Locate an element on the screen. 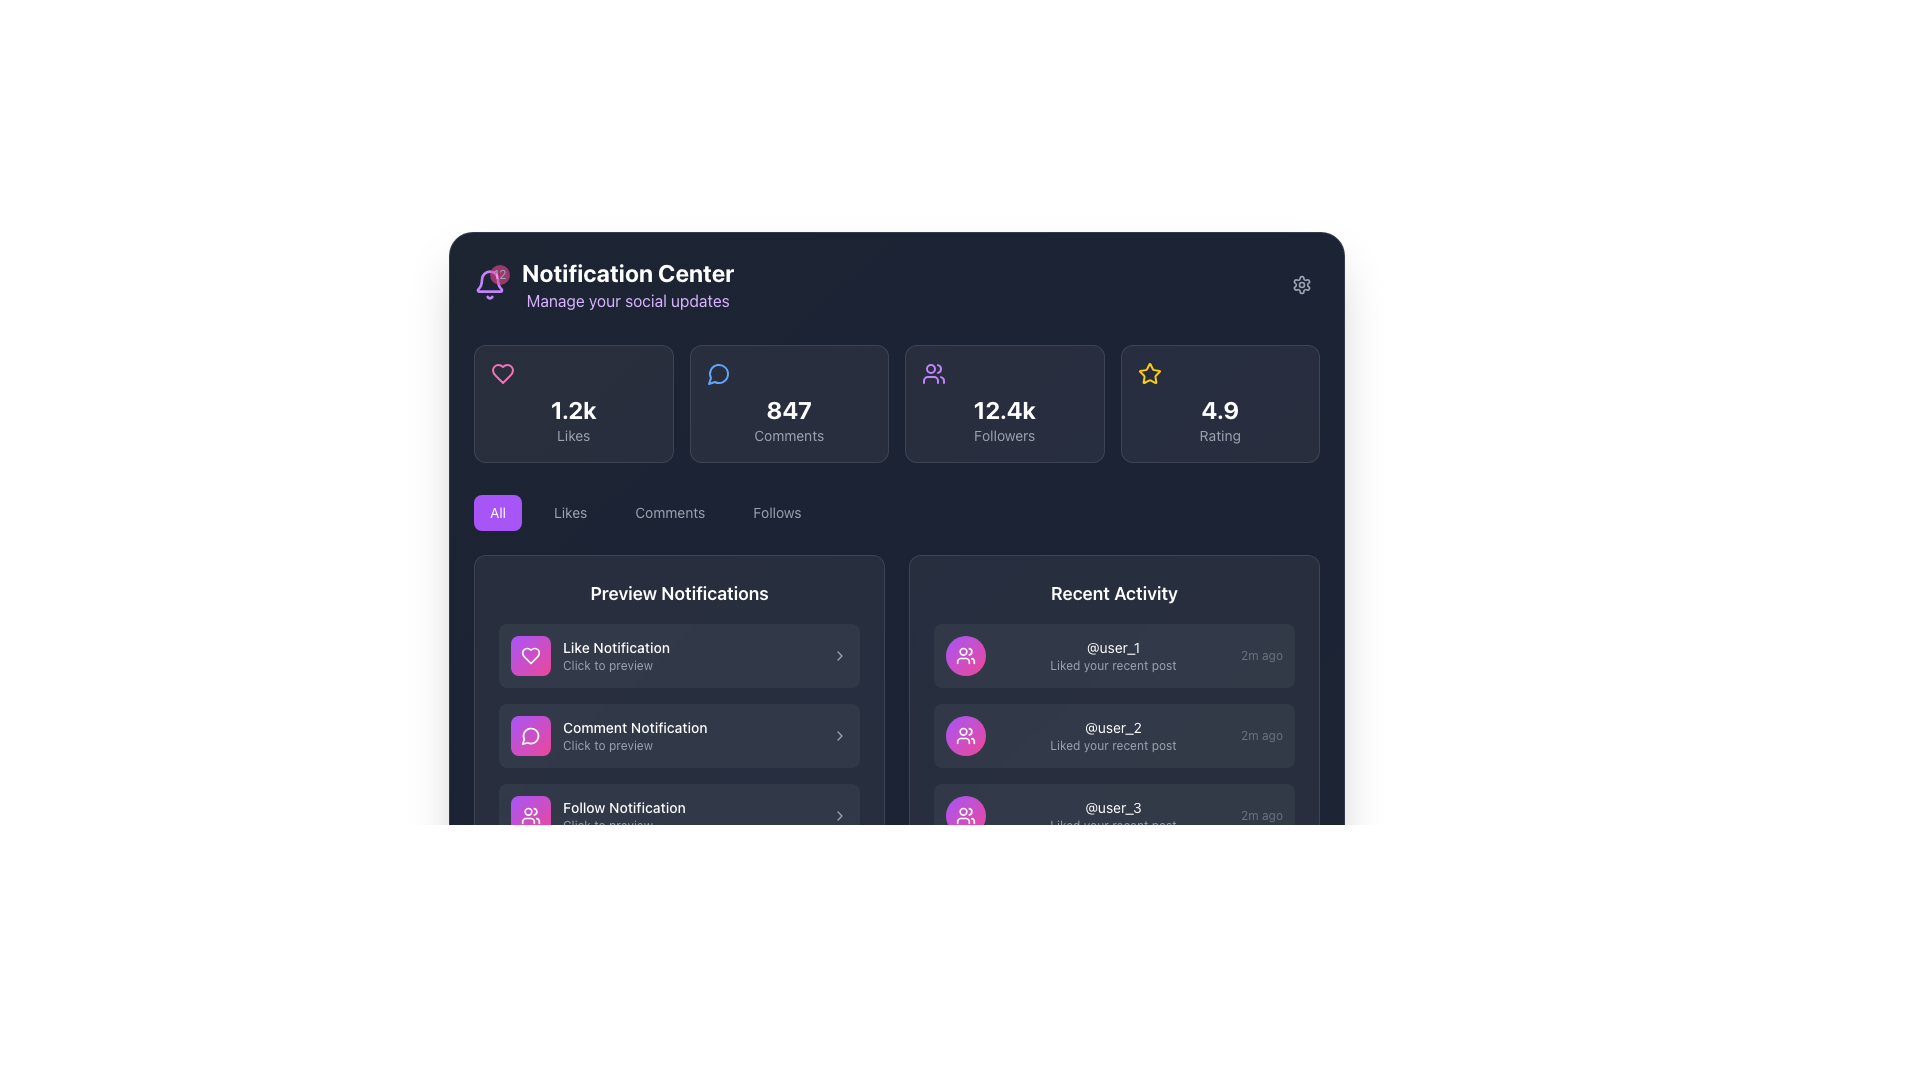  the heart icon that symbolizes 'Likes' in the statistics section, located above the 'Likes' count and label is located at coordinates (503, 374).